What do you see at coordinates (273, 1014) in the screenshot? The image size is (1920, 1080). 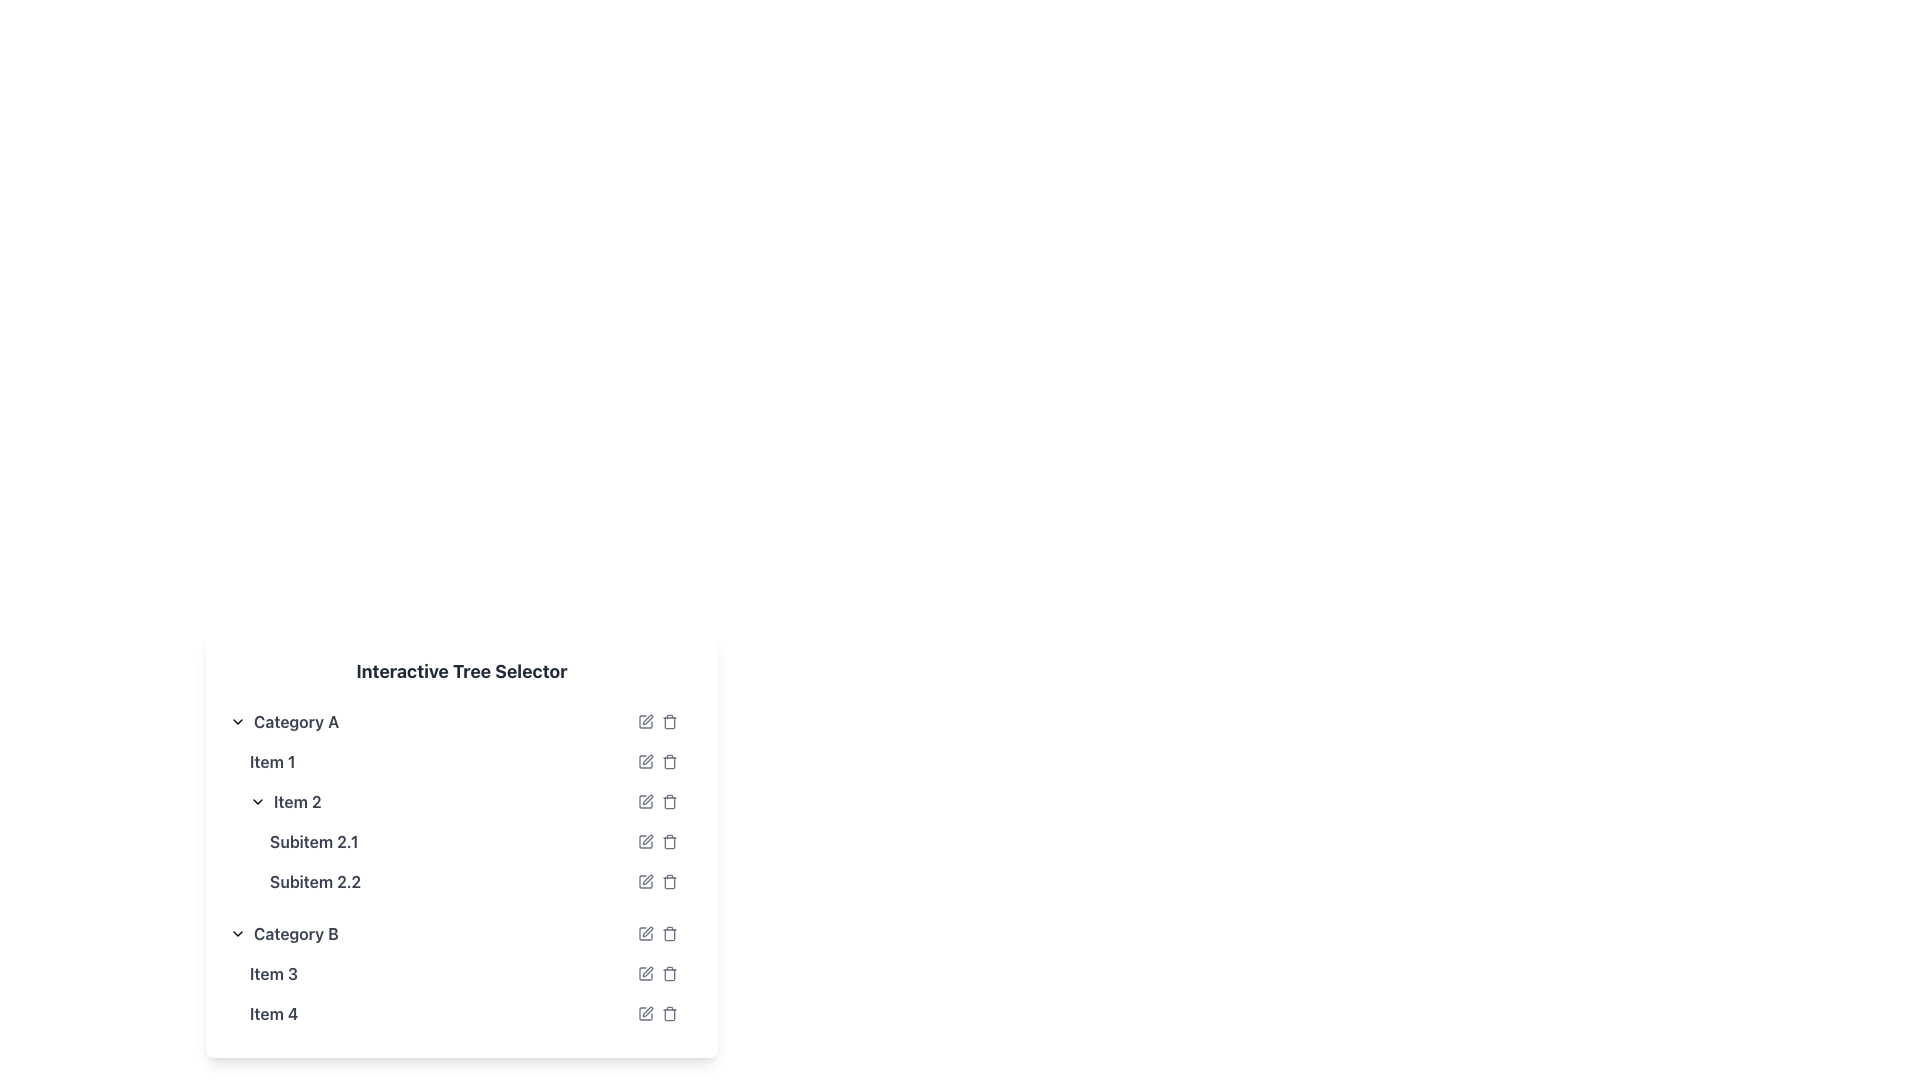 I see `the text label that identifies an item within 'Category B' in the hierarchical selection list, positioned immediately below 'Item 3'` at bounding box center [273, 1014].